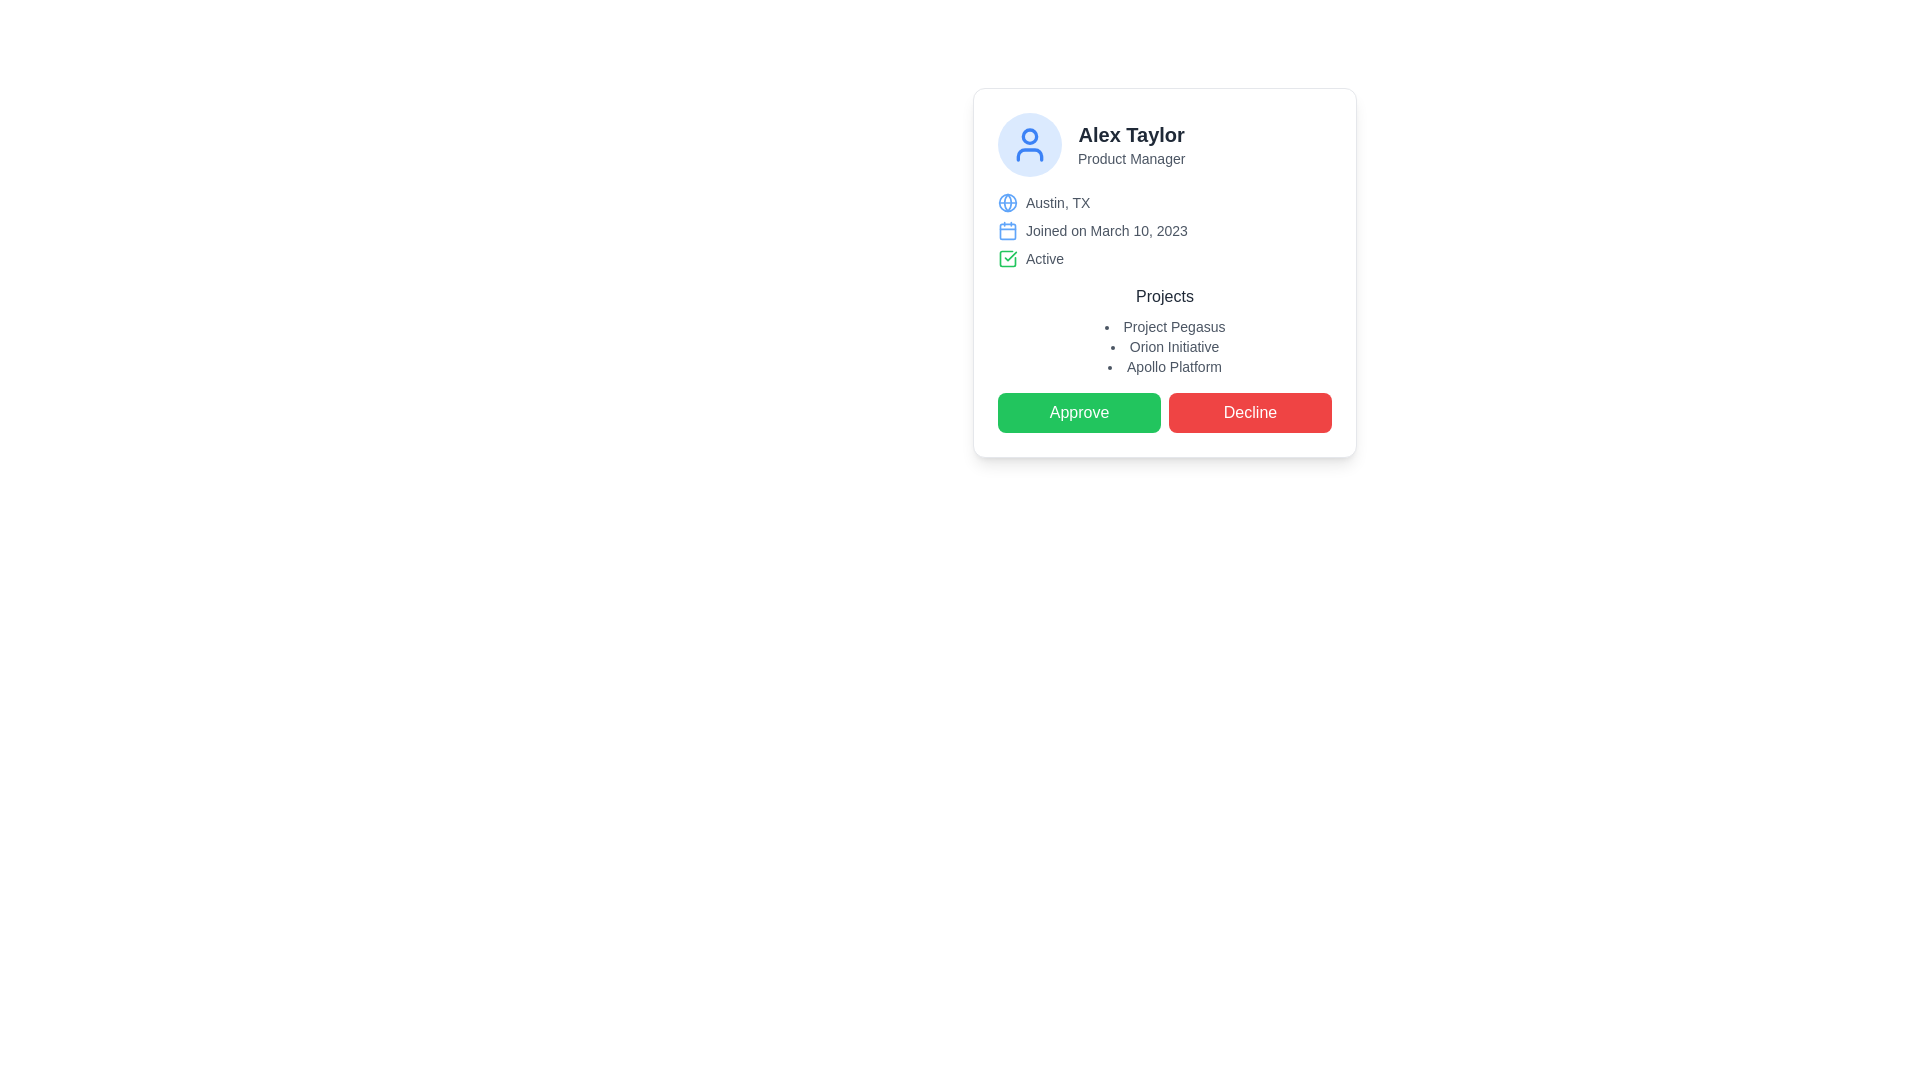  Describe the element at coordinates (1131, 135) in the screenshot. I see `the bold text label displaying the name 'Alex Taylor', which is prominently positioned at the top of a rectangular card` at that location.